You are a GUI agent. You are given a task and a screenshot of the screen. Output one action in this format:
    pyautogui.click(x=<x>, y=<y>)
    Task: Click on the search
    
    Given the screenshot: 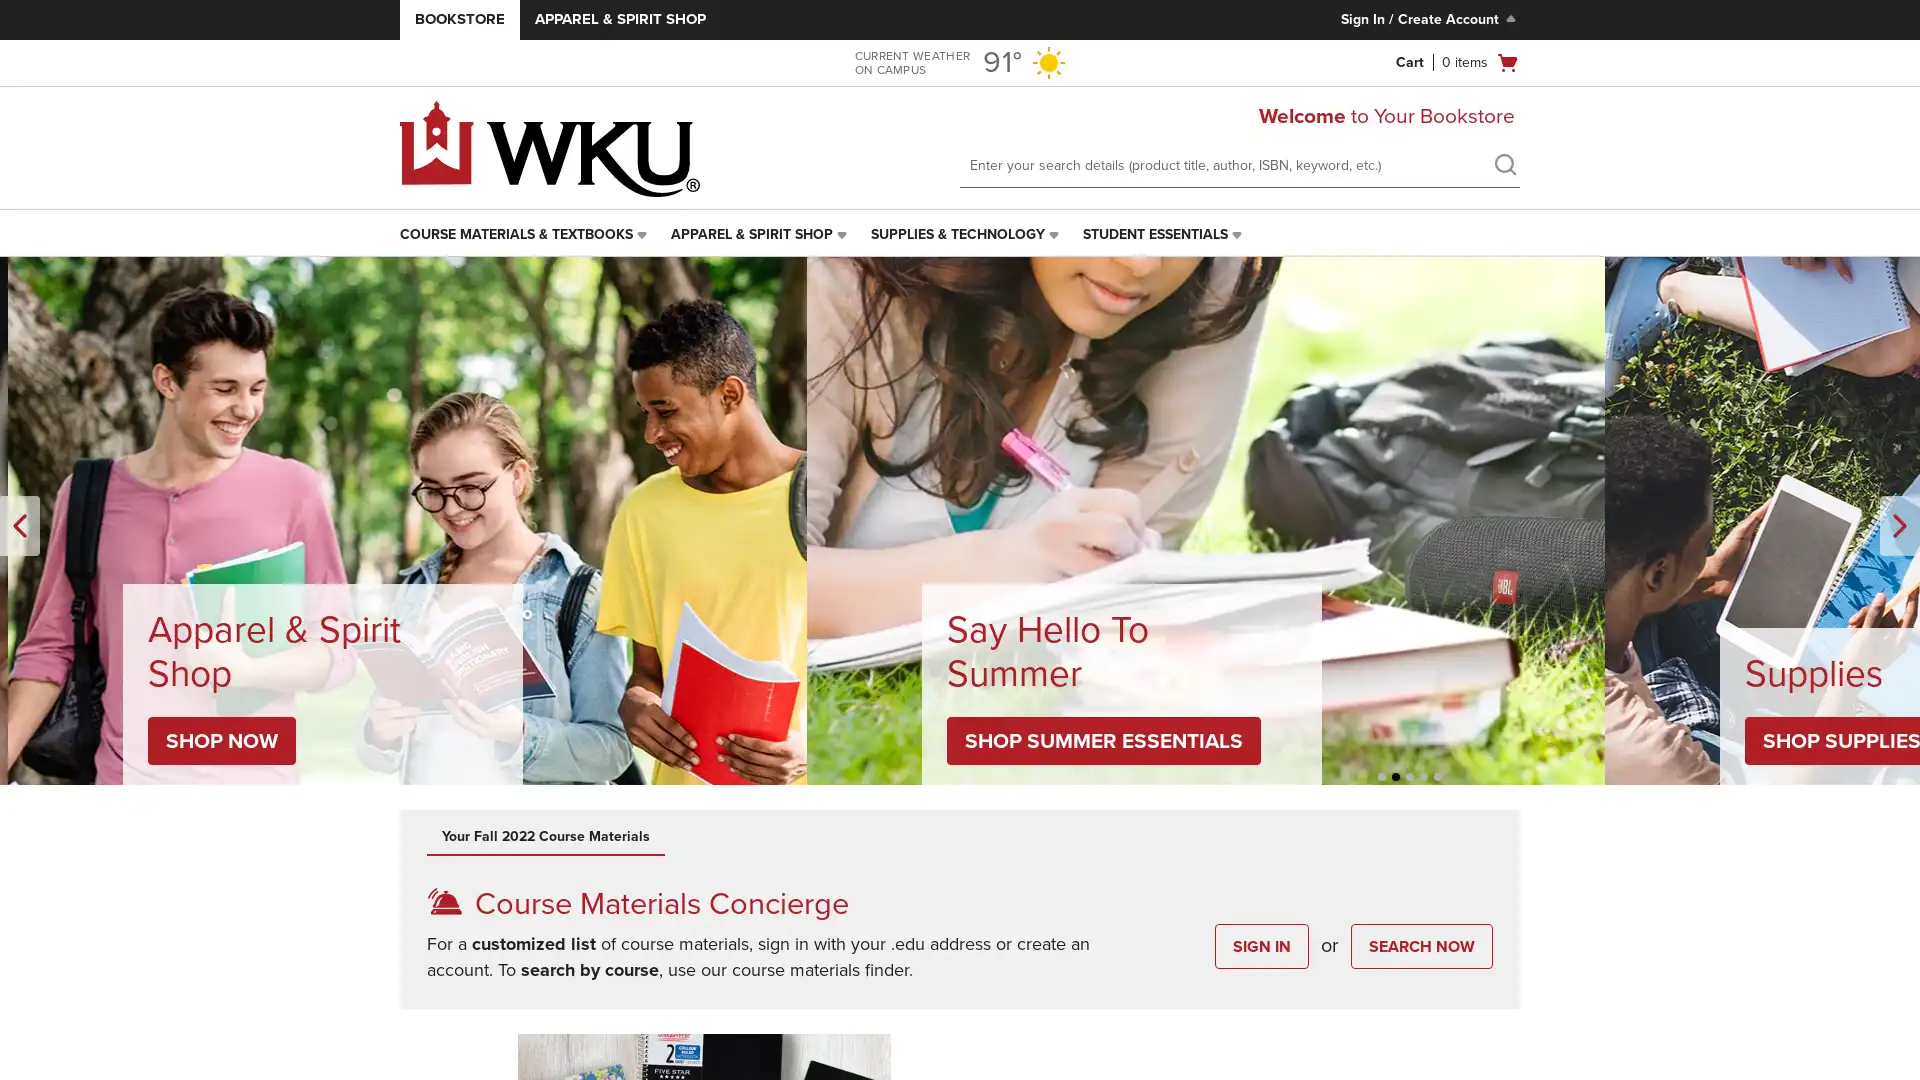 What is the action you would take?
    pyautogui.click(x=1505, y=164)
    